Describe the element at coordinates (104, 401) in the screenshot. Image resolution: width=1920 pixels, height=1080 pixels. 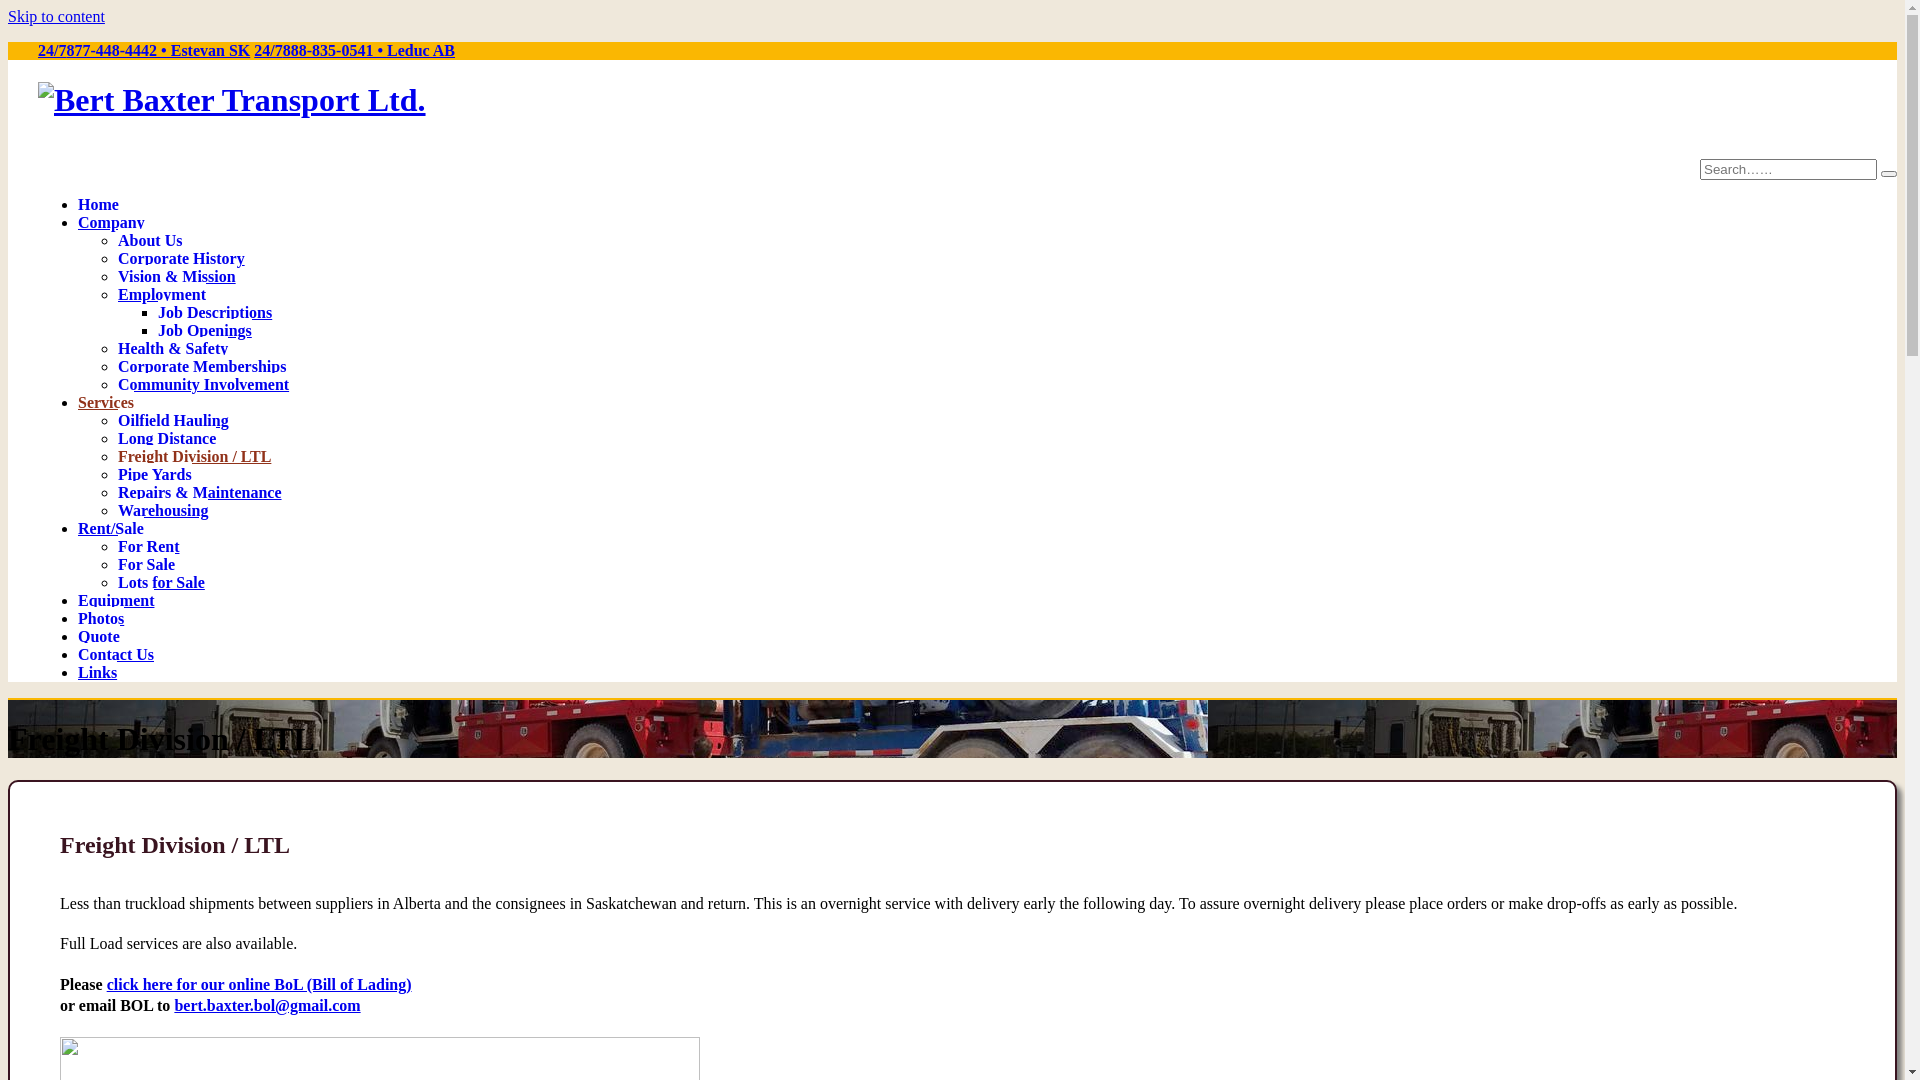
I see `'Services'` at that location.